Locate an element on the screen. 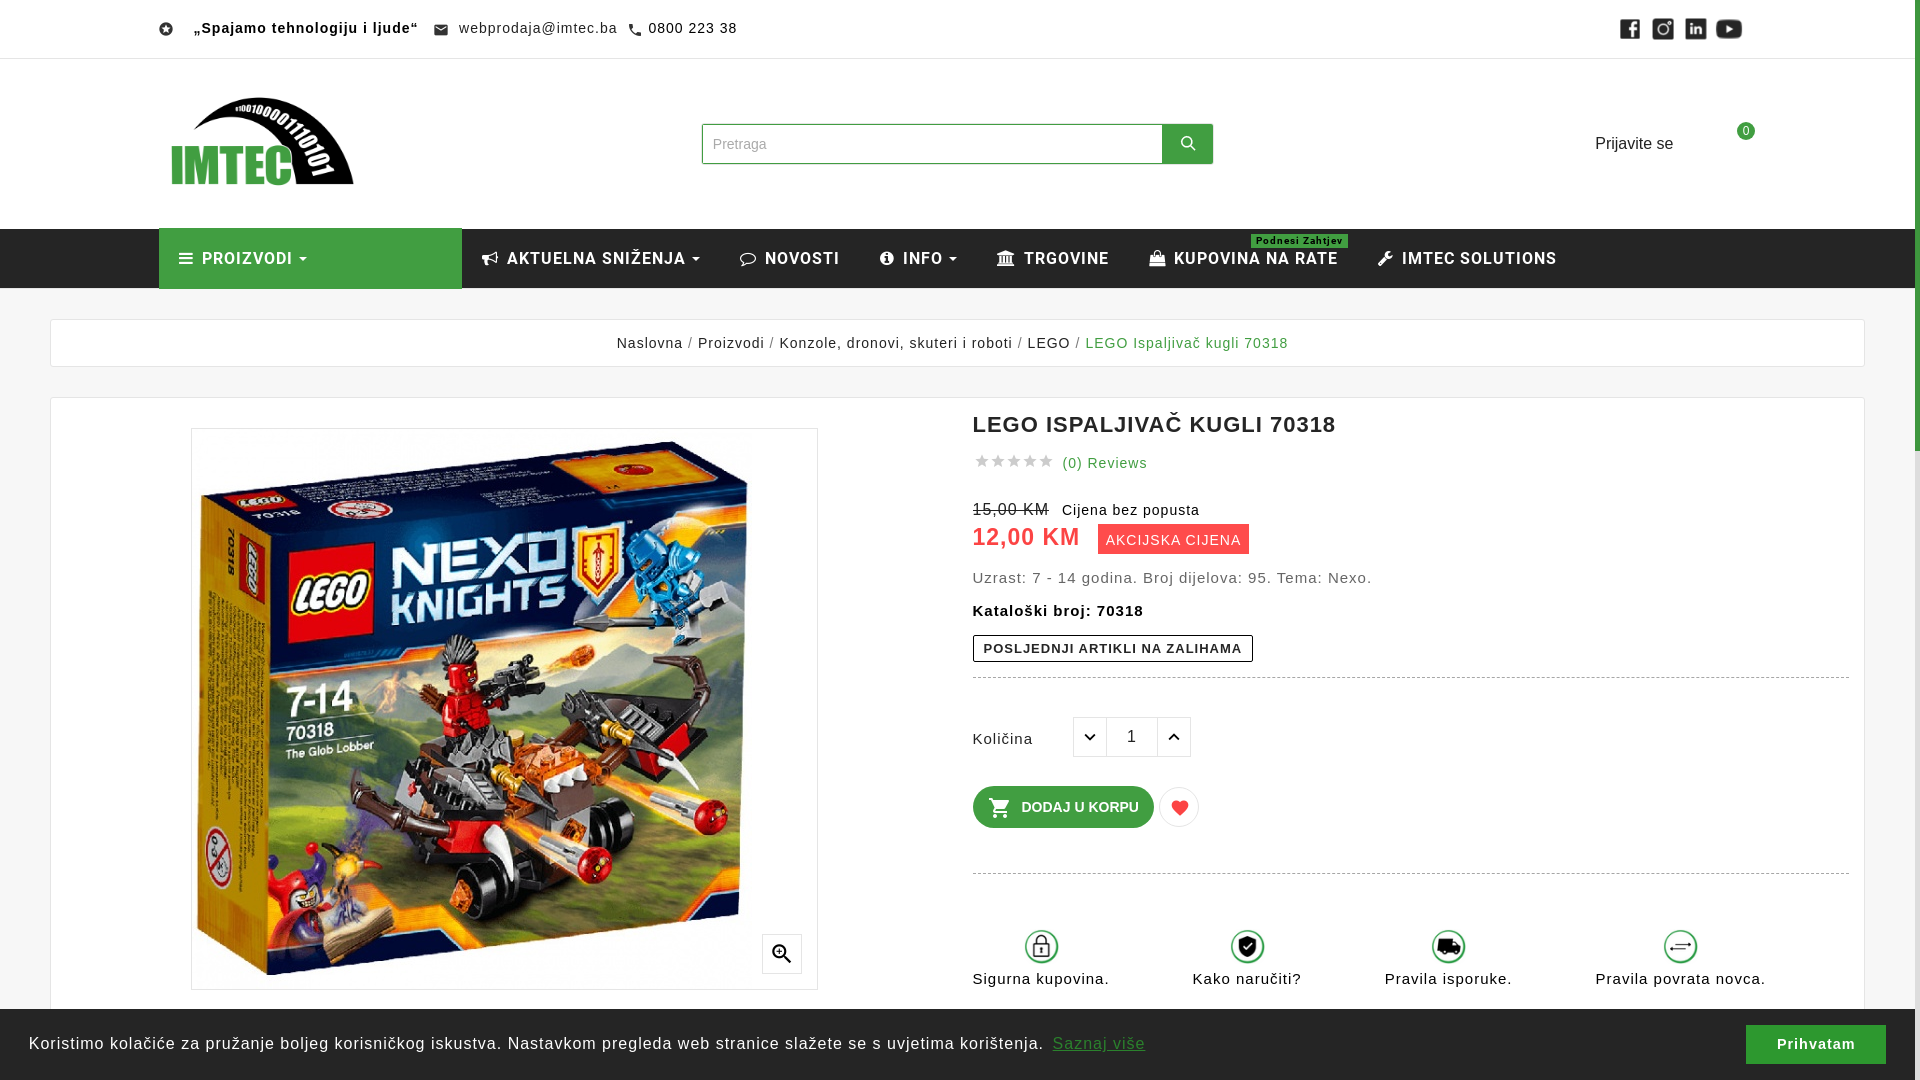 The image size is (1920, 1080). 'LEGO' is located at coordinates (1027, 342).